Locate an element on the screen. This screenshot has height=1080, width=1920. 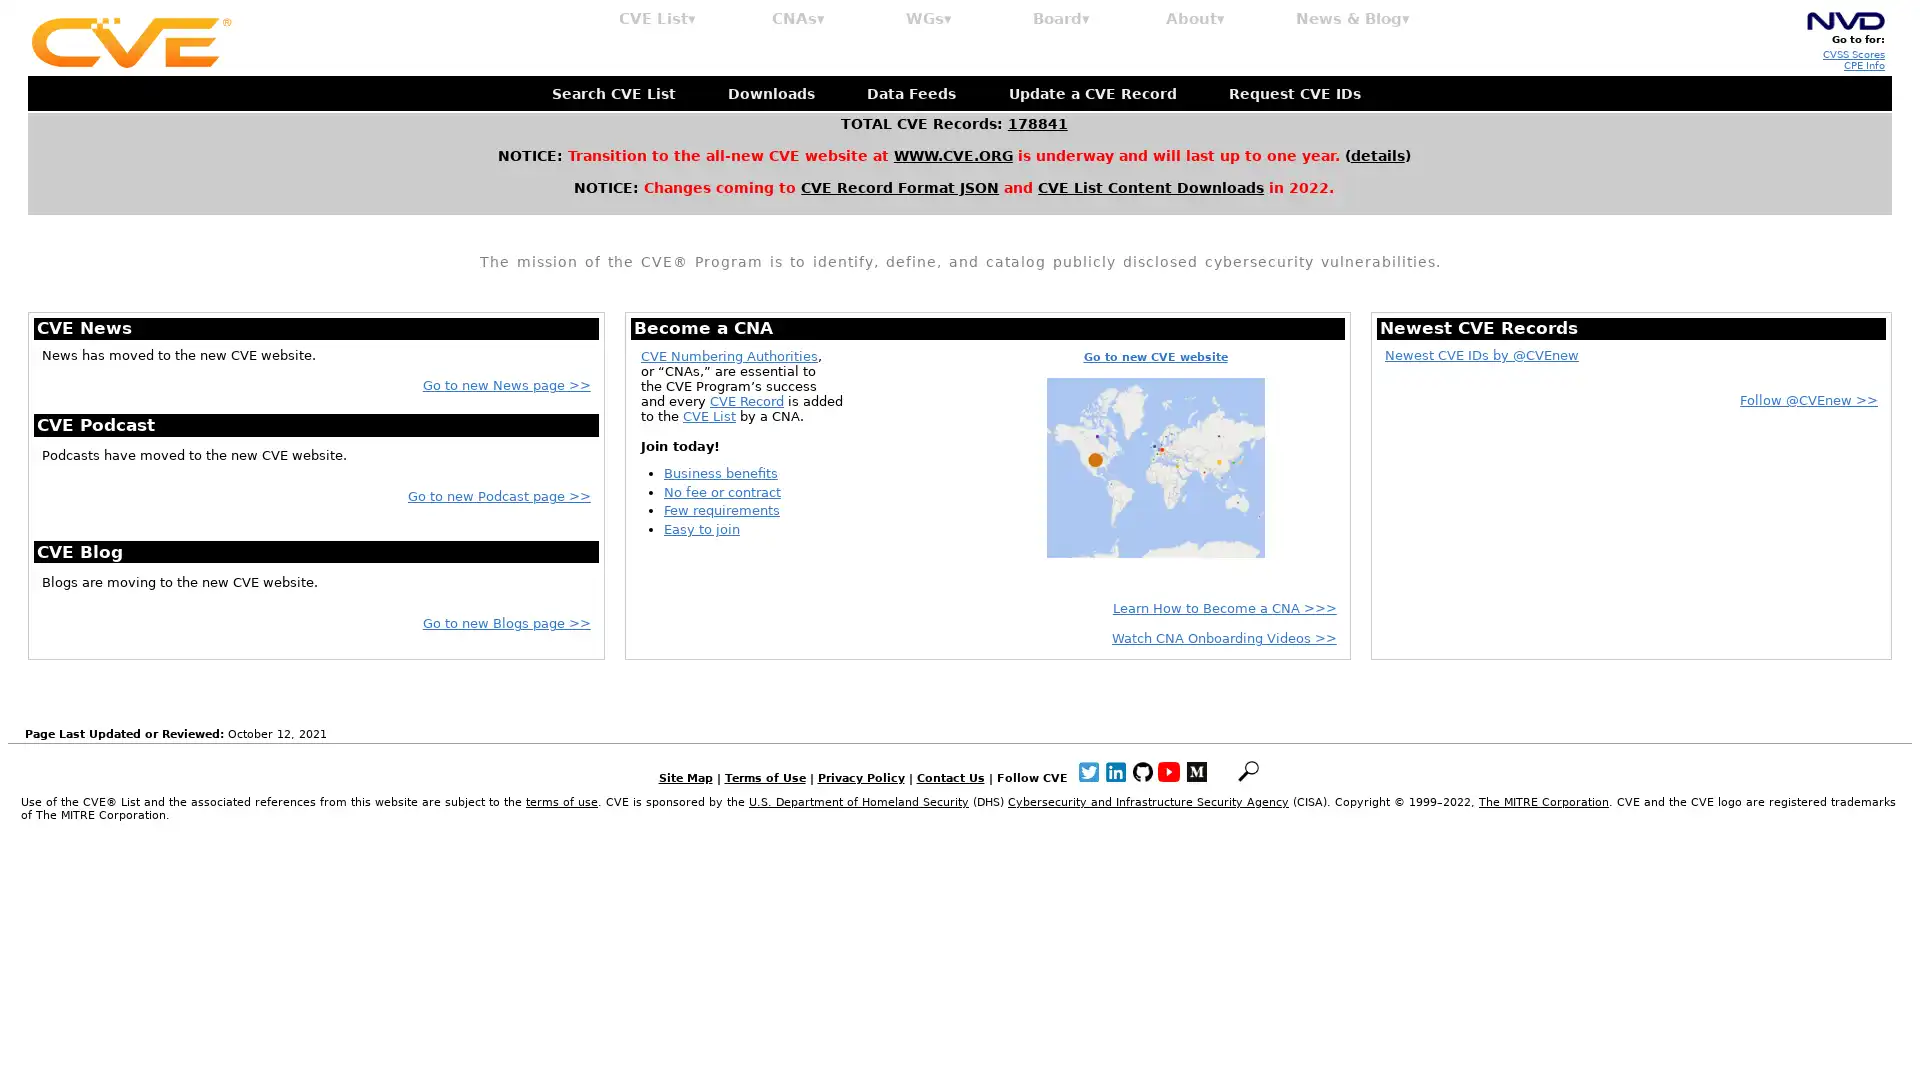
WGs is located at coordinates (928, 19).